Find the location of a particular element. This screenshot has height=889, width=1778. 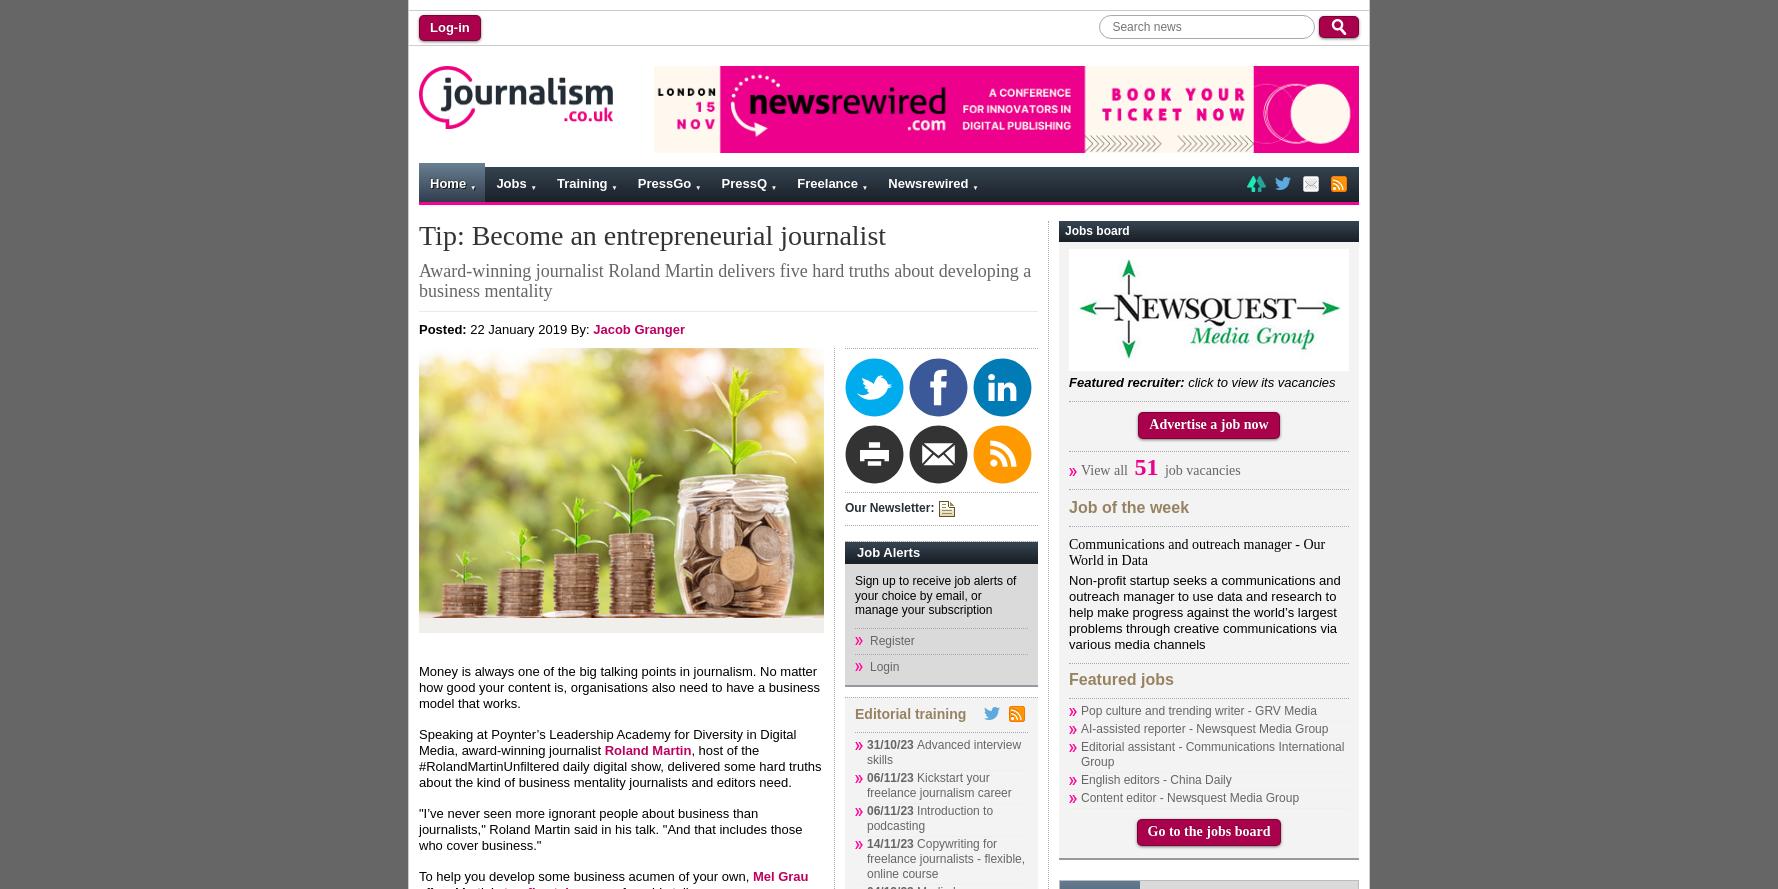

'Award-winning journalist Roland Martin delivers five hard truths about developing a business mentality' is located at coordinates (724, 280).